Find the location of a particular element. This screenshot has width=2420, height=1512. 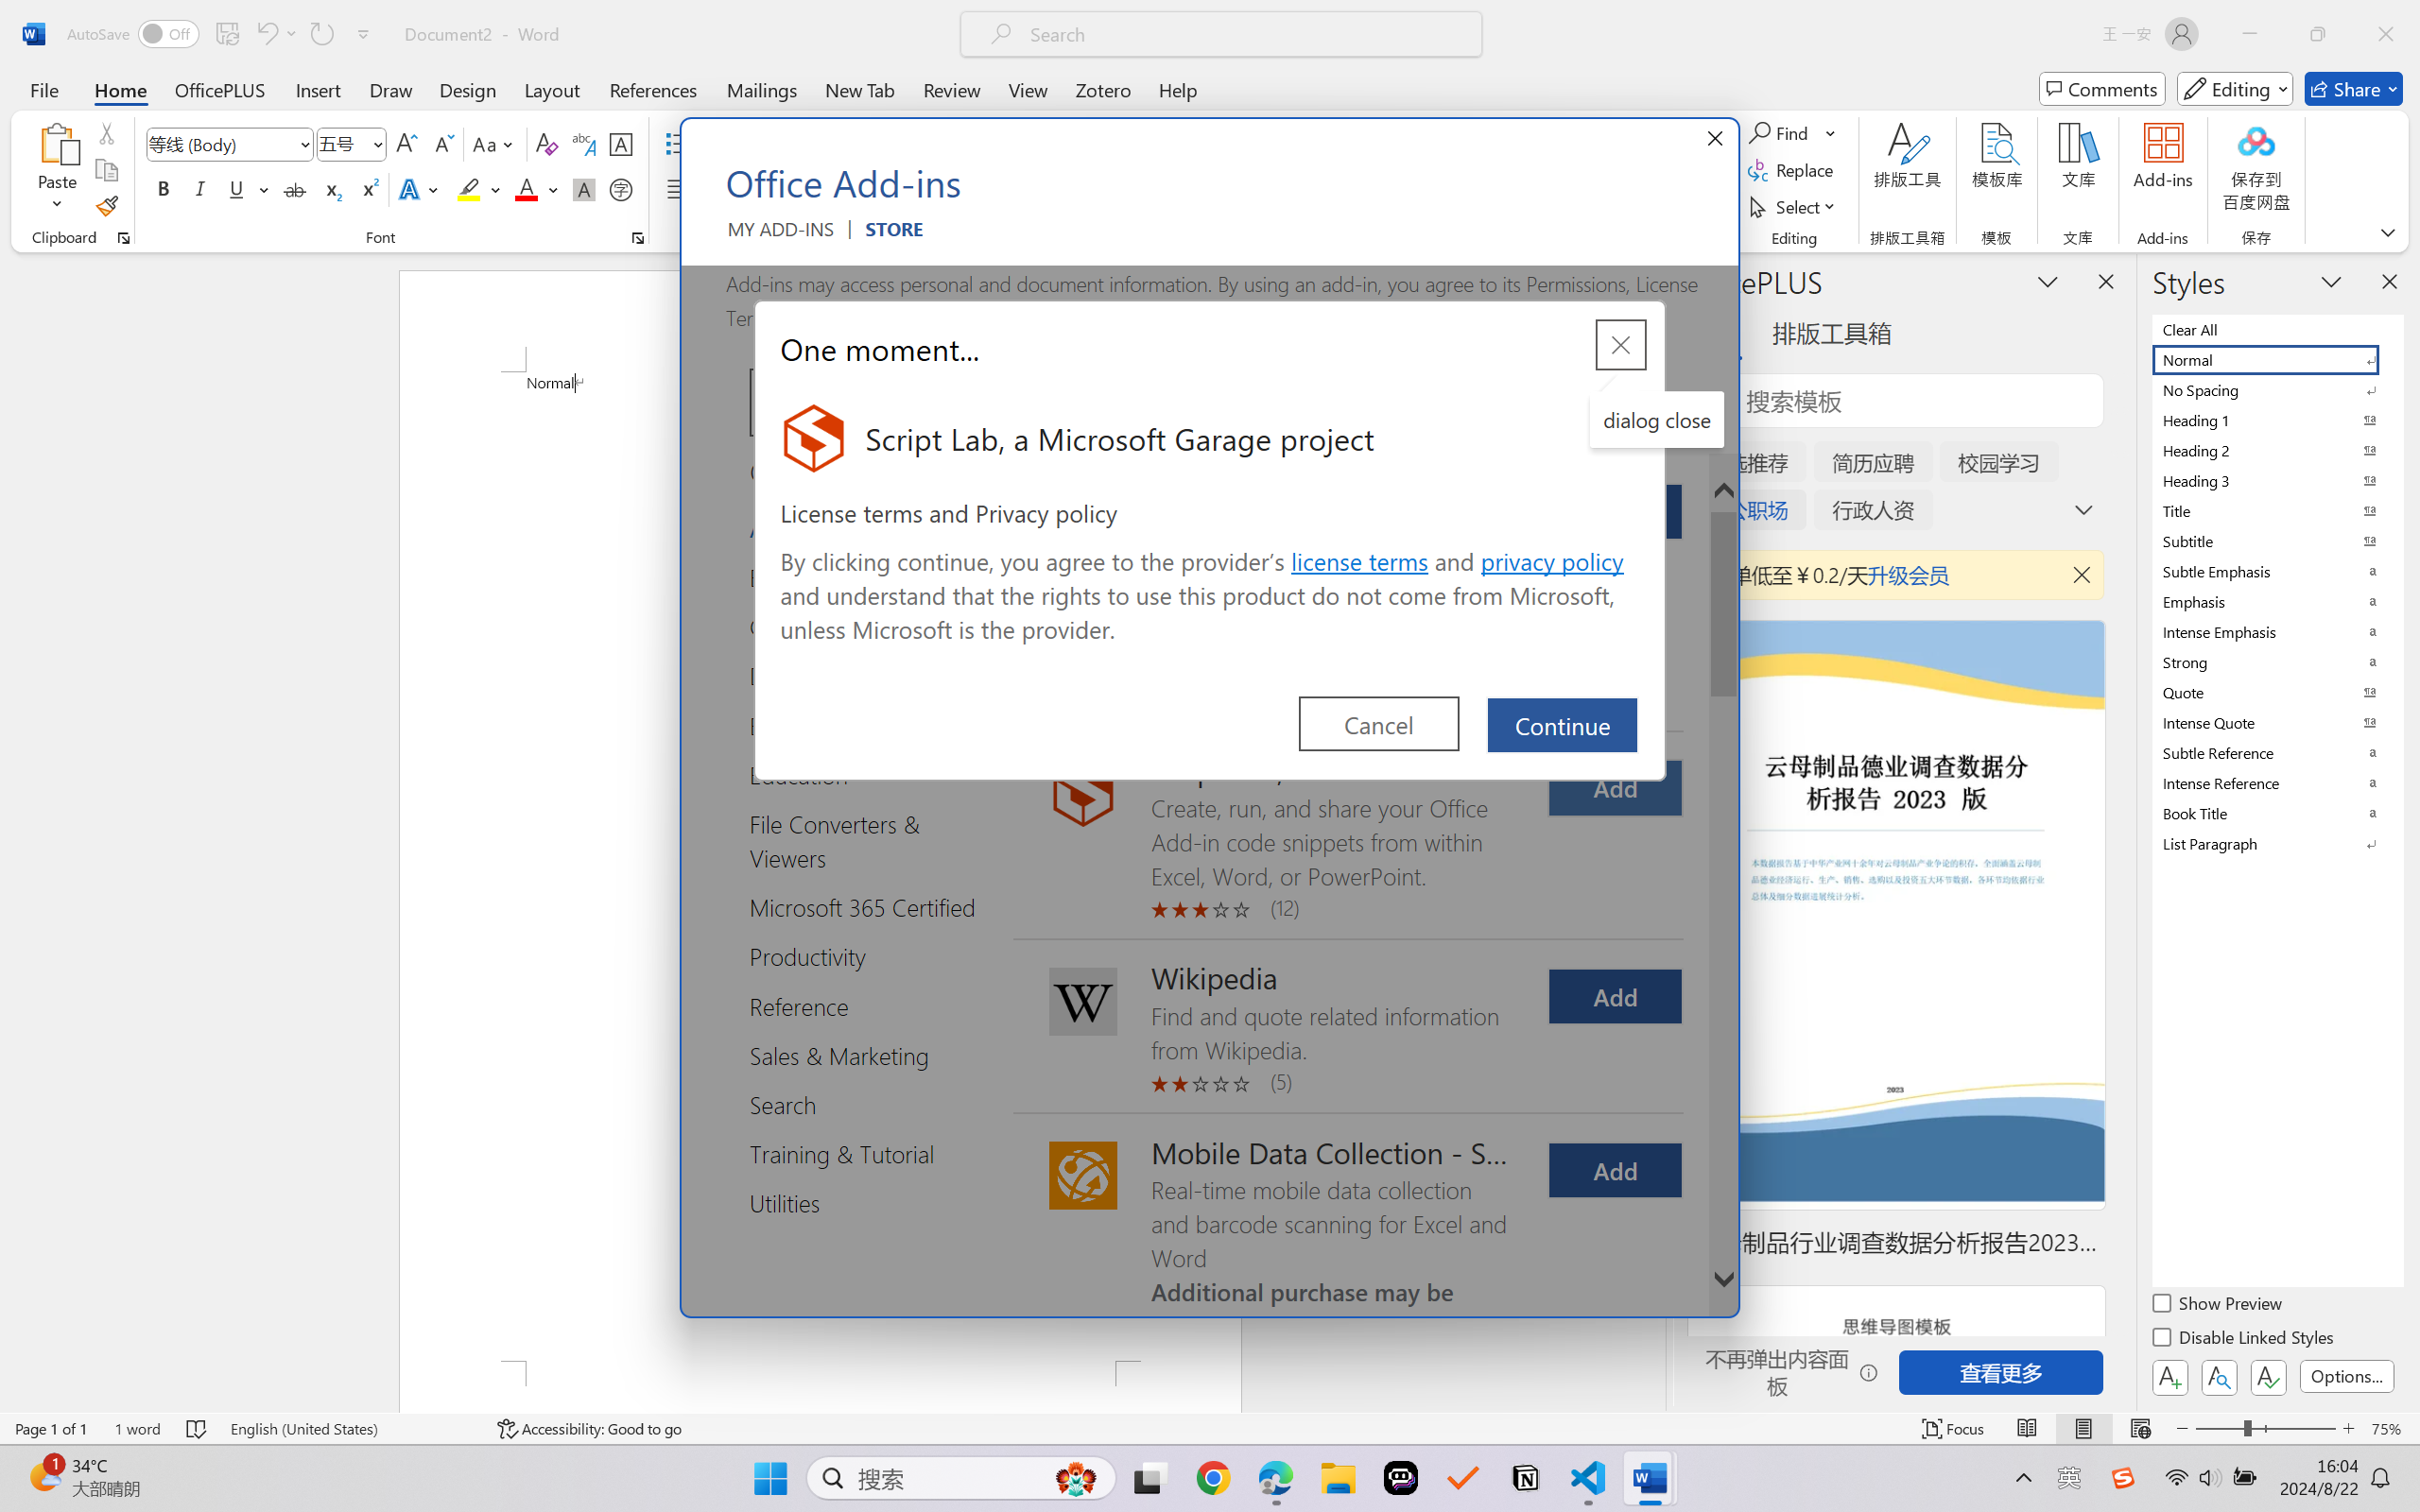

'Save' is located at coordinates (226, 33).